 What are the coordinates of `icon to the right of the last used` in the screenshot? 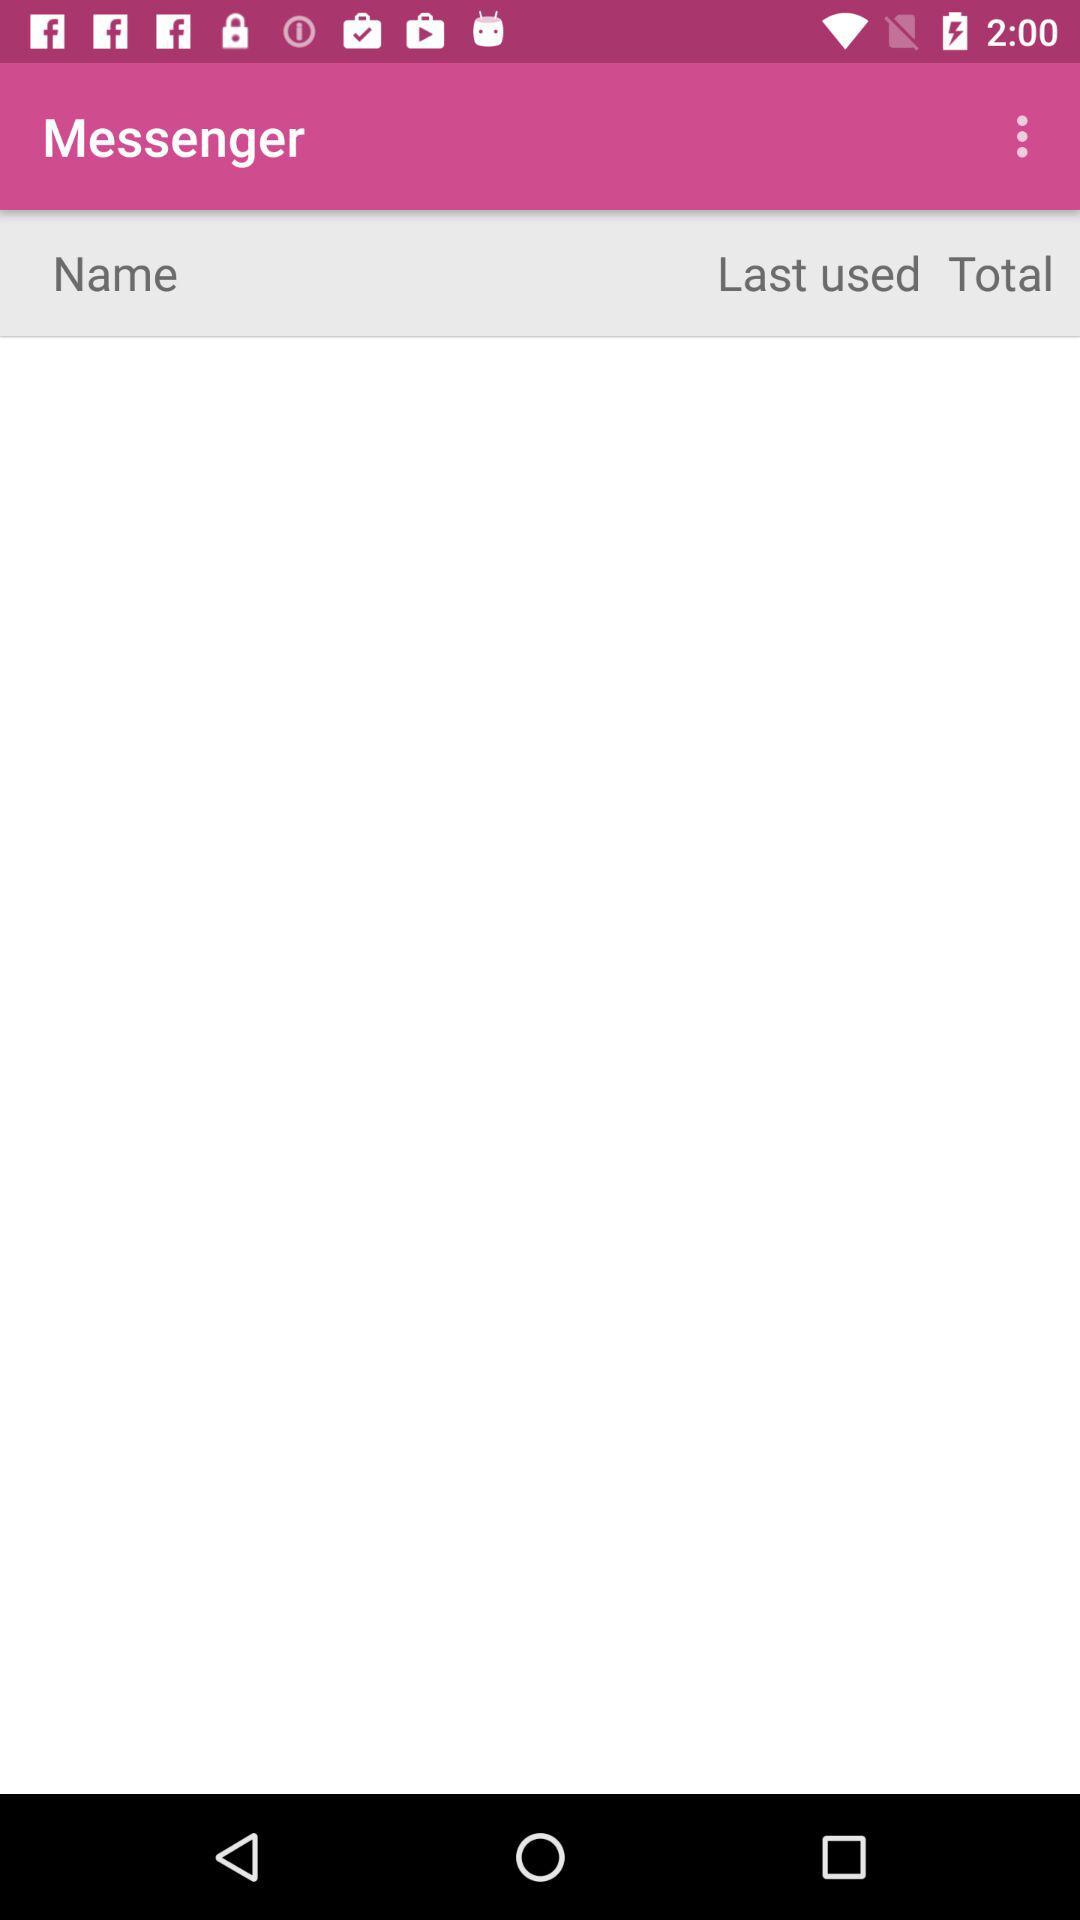 It's located at (1027, 135).